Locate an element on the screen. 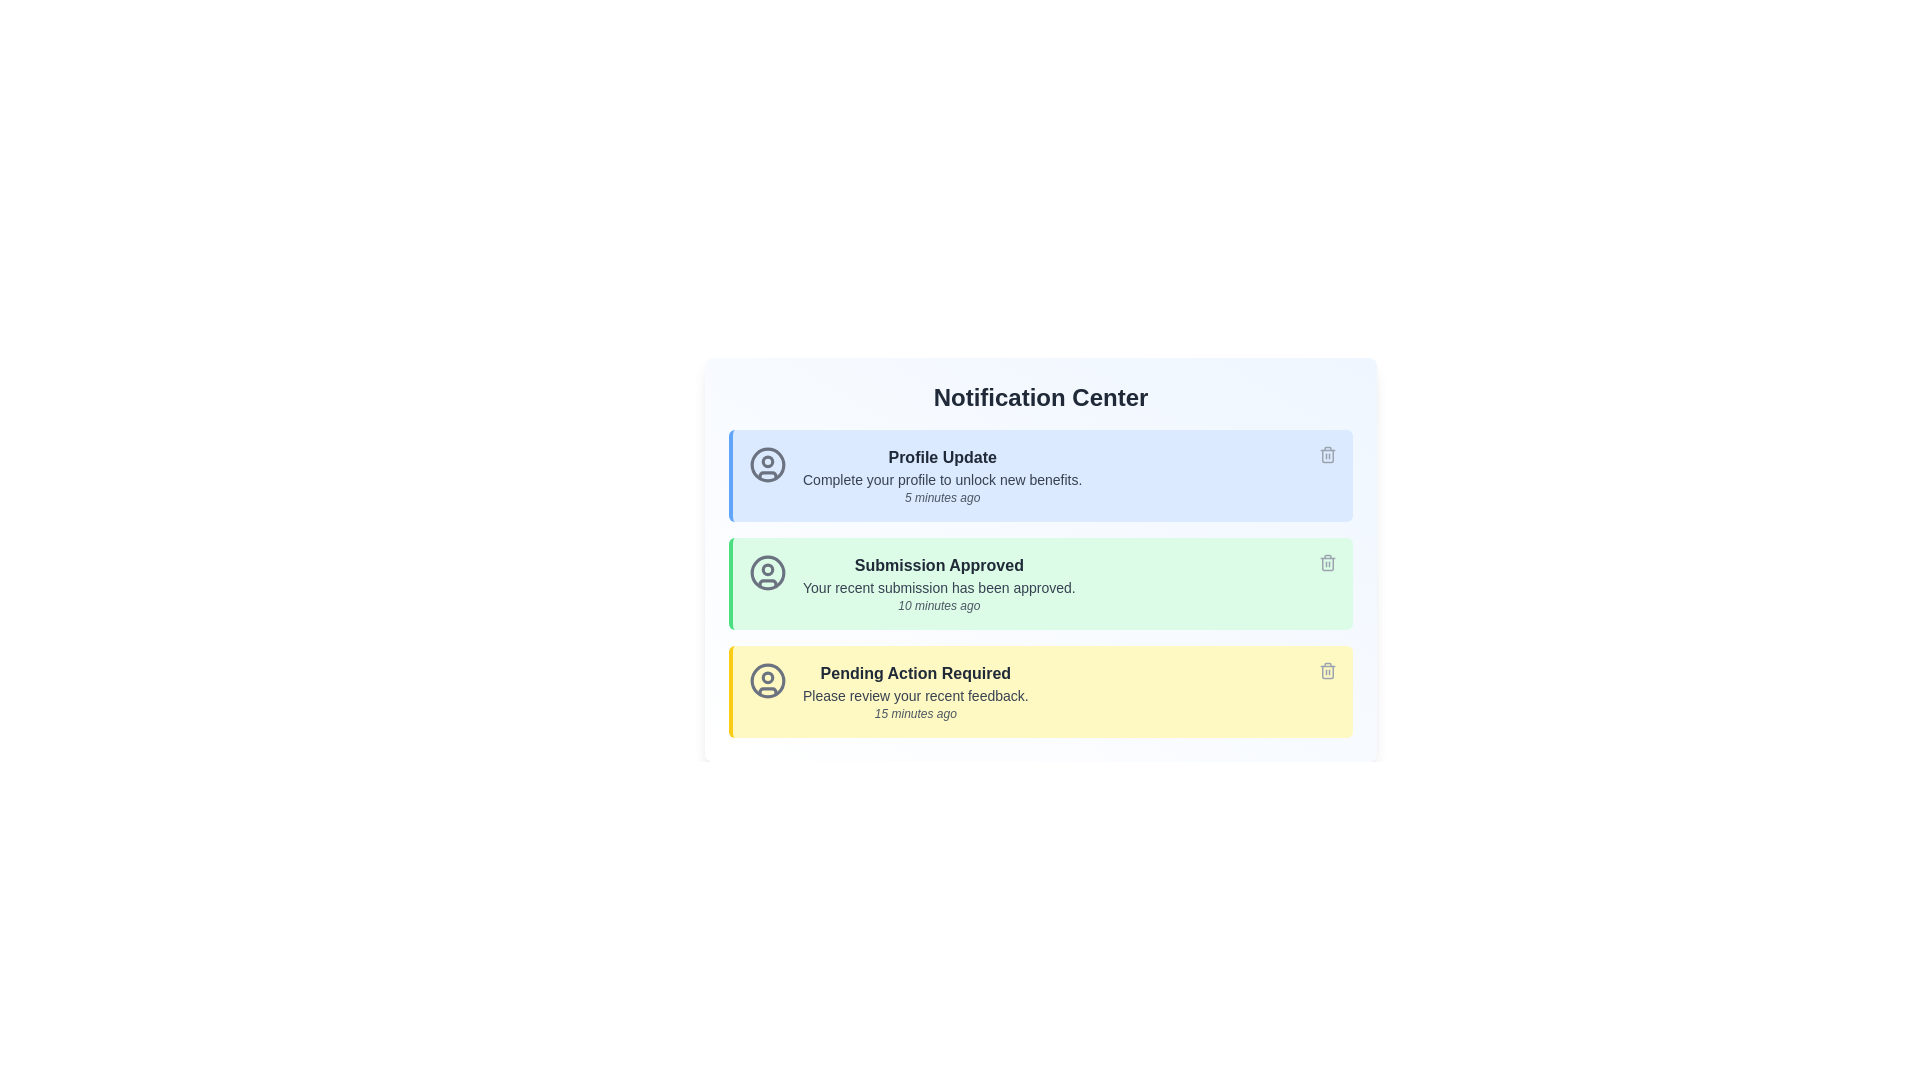  timestamp displayed in light gray italic font that shows '10 minutes ago.' located in the bottom-right corner of the notification card is located at coordinates (938, 604).